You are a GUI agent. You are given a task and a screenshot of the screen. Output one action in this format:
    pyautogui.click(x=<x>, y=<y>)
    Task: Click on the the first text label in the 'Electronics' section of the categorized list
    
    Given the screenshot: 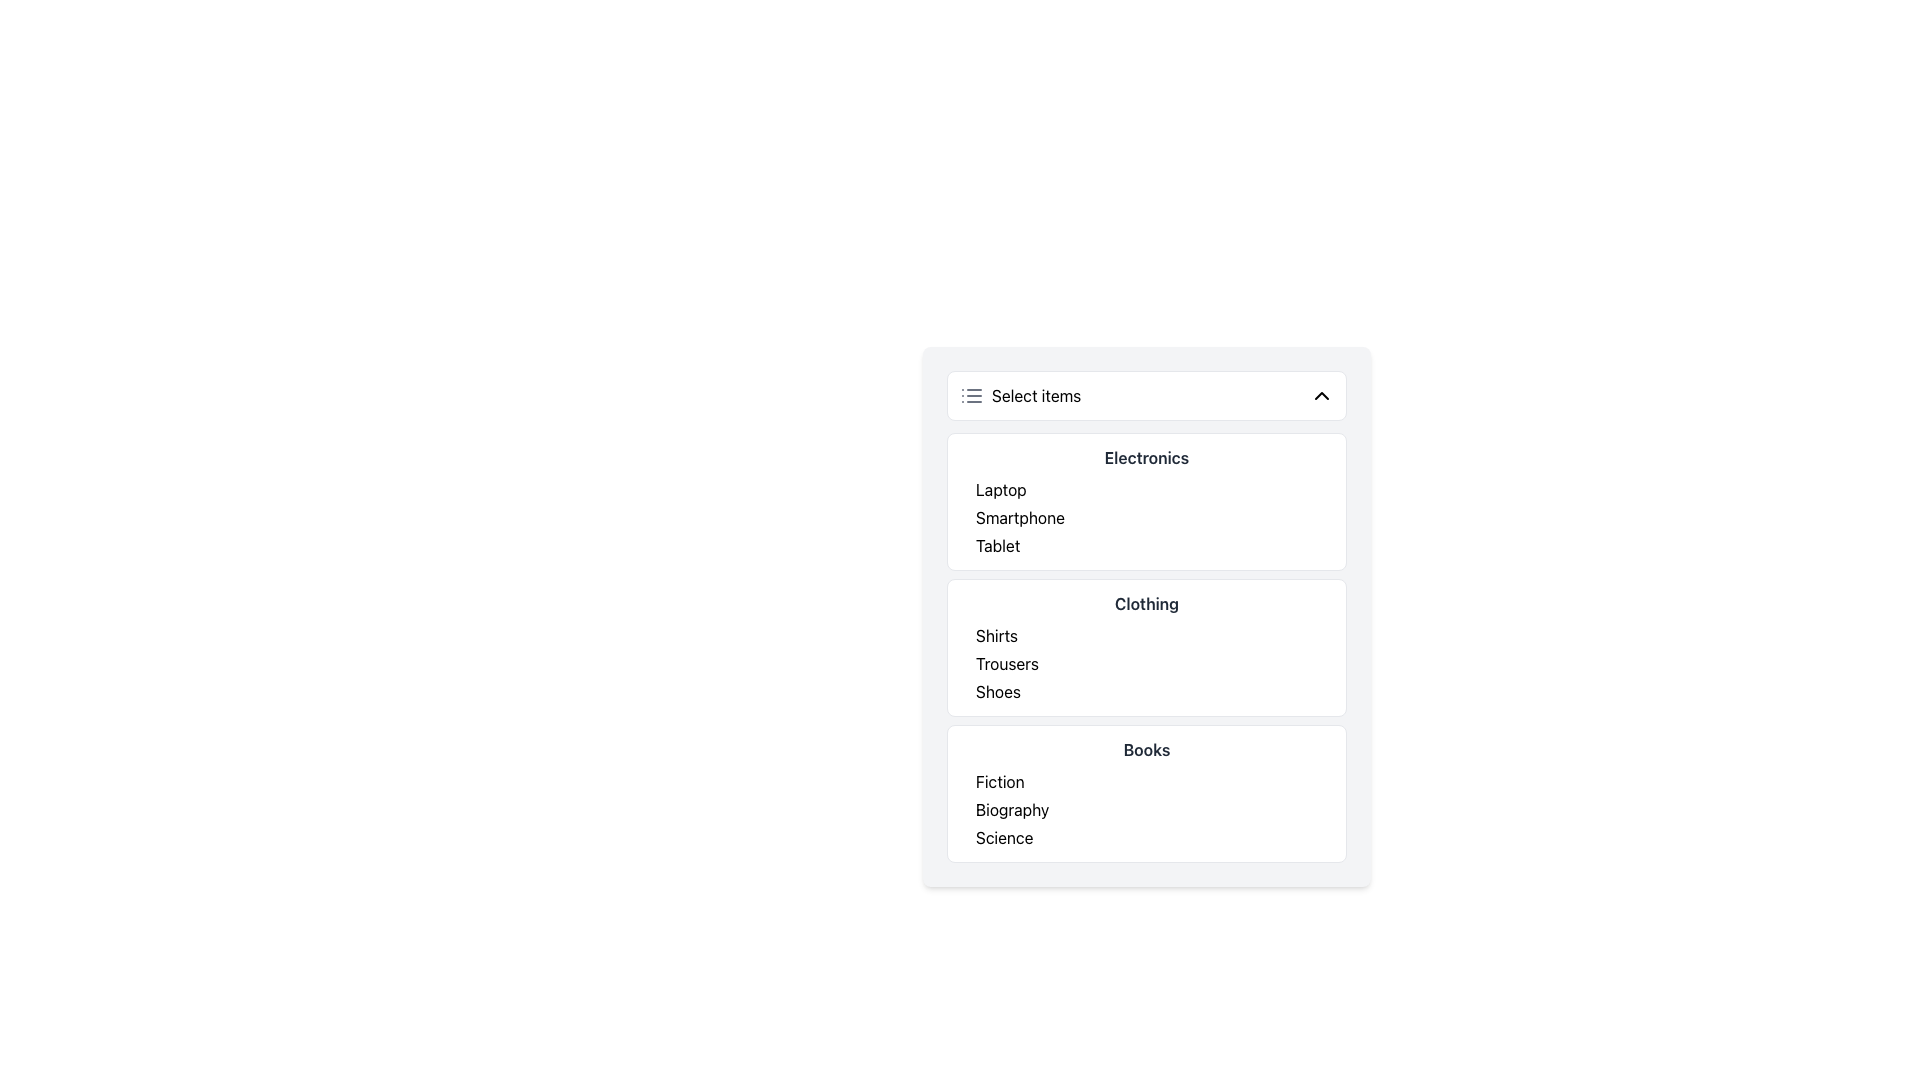 What is the action you would take?
    pyautogui.click(x=1001, y=489)
    